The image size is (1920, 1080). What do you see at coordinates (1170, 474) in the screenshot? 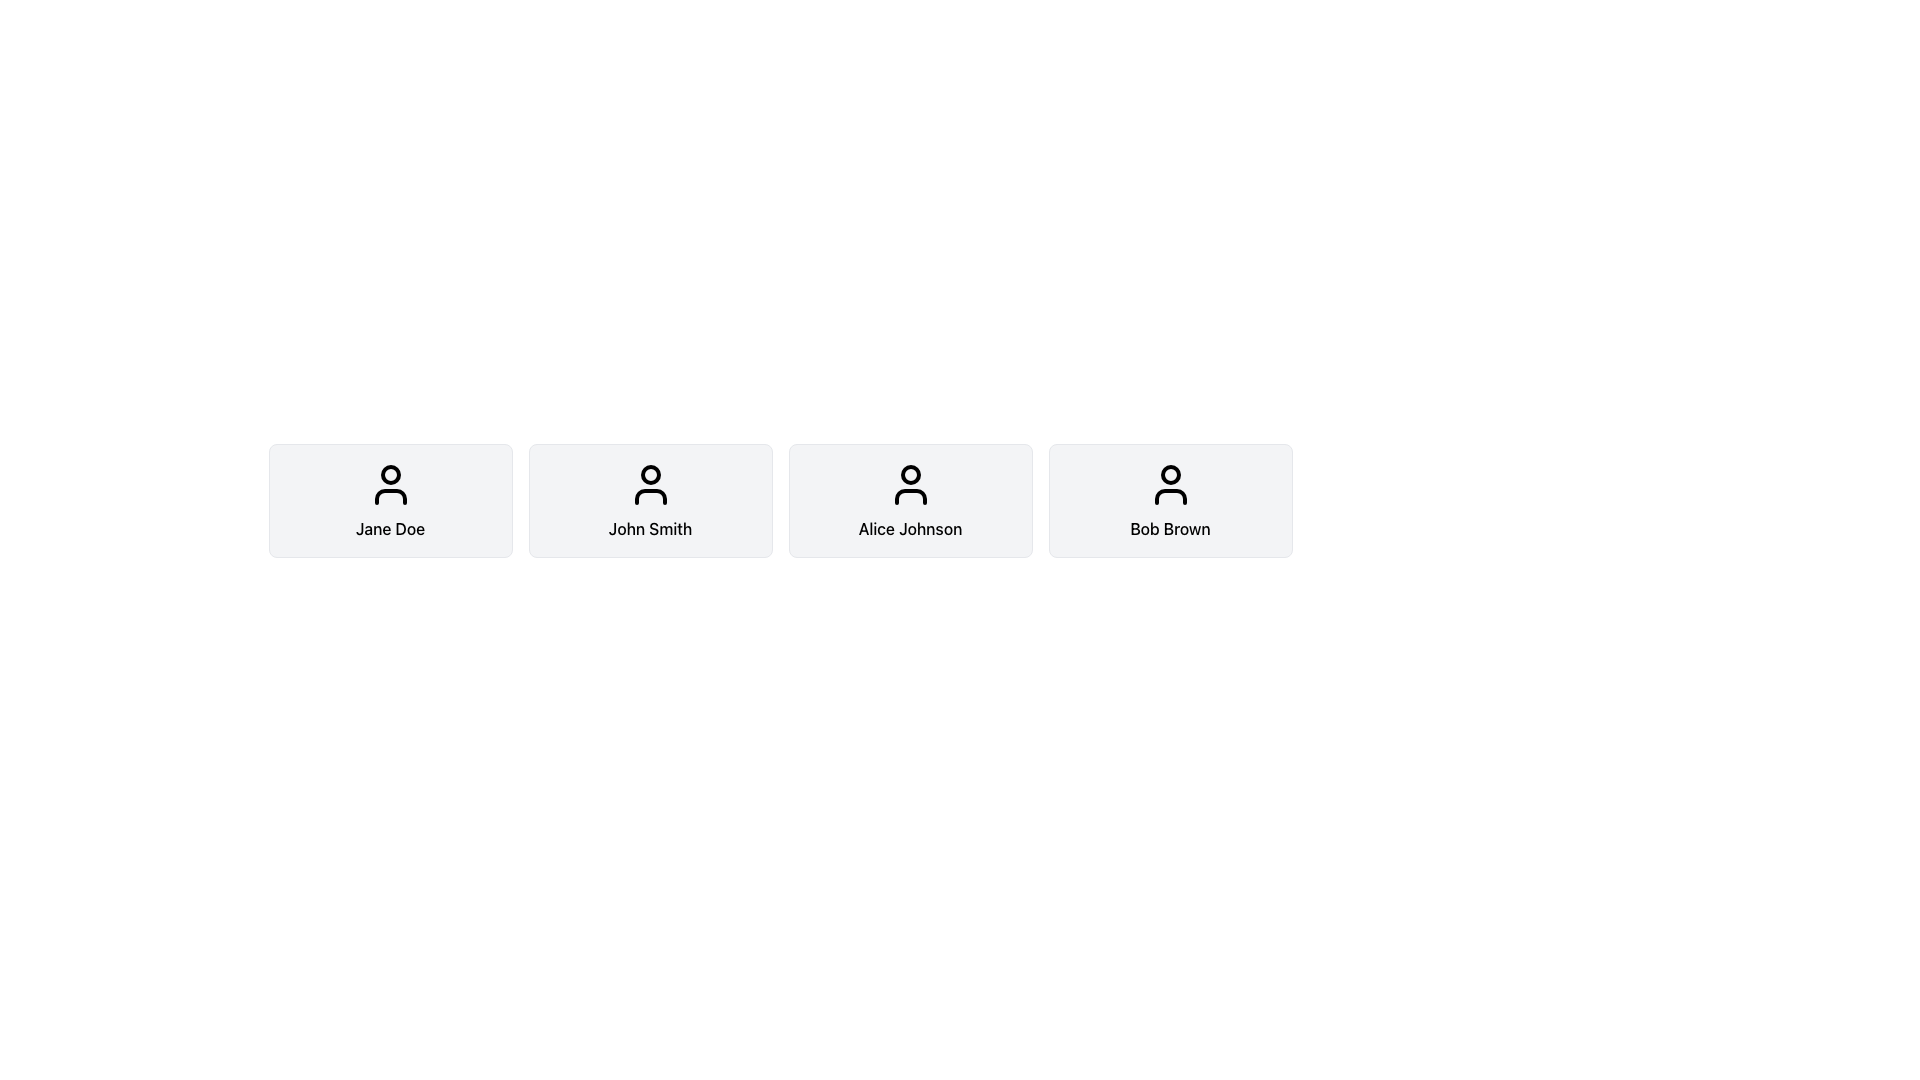
I see `the Circle graphical element representing the user's identifier in the avatar illustration located at the top-center of the user card labeled 'Bob Brown'` at bounding box center [1170, 474].